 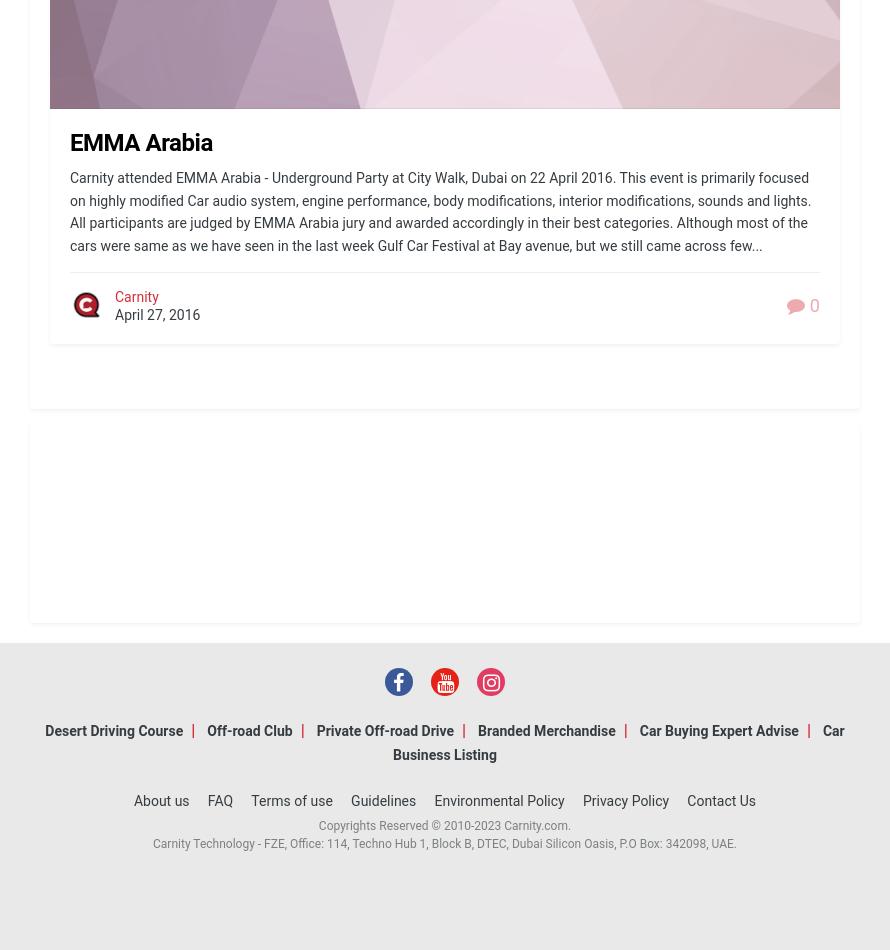 What do you see at coordinates (618, 741) in the screenshot?
I see `'Car Business Listing'` at bounding box center [618, 741].